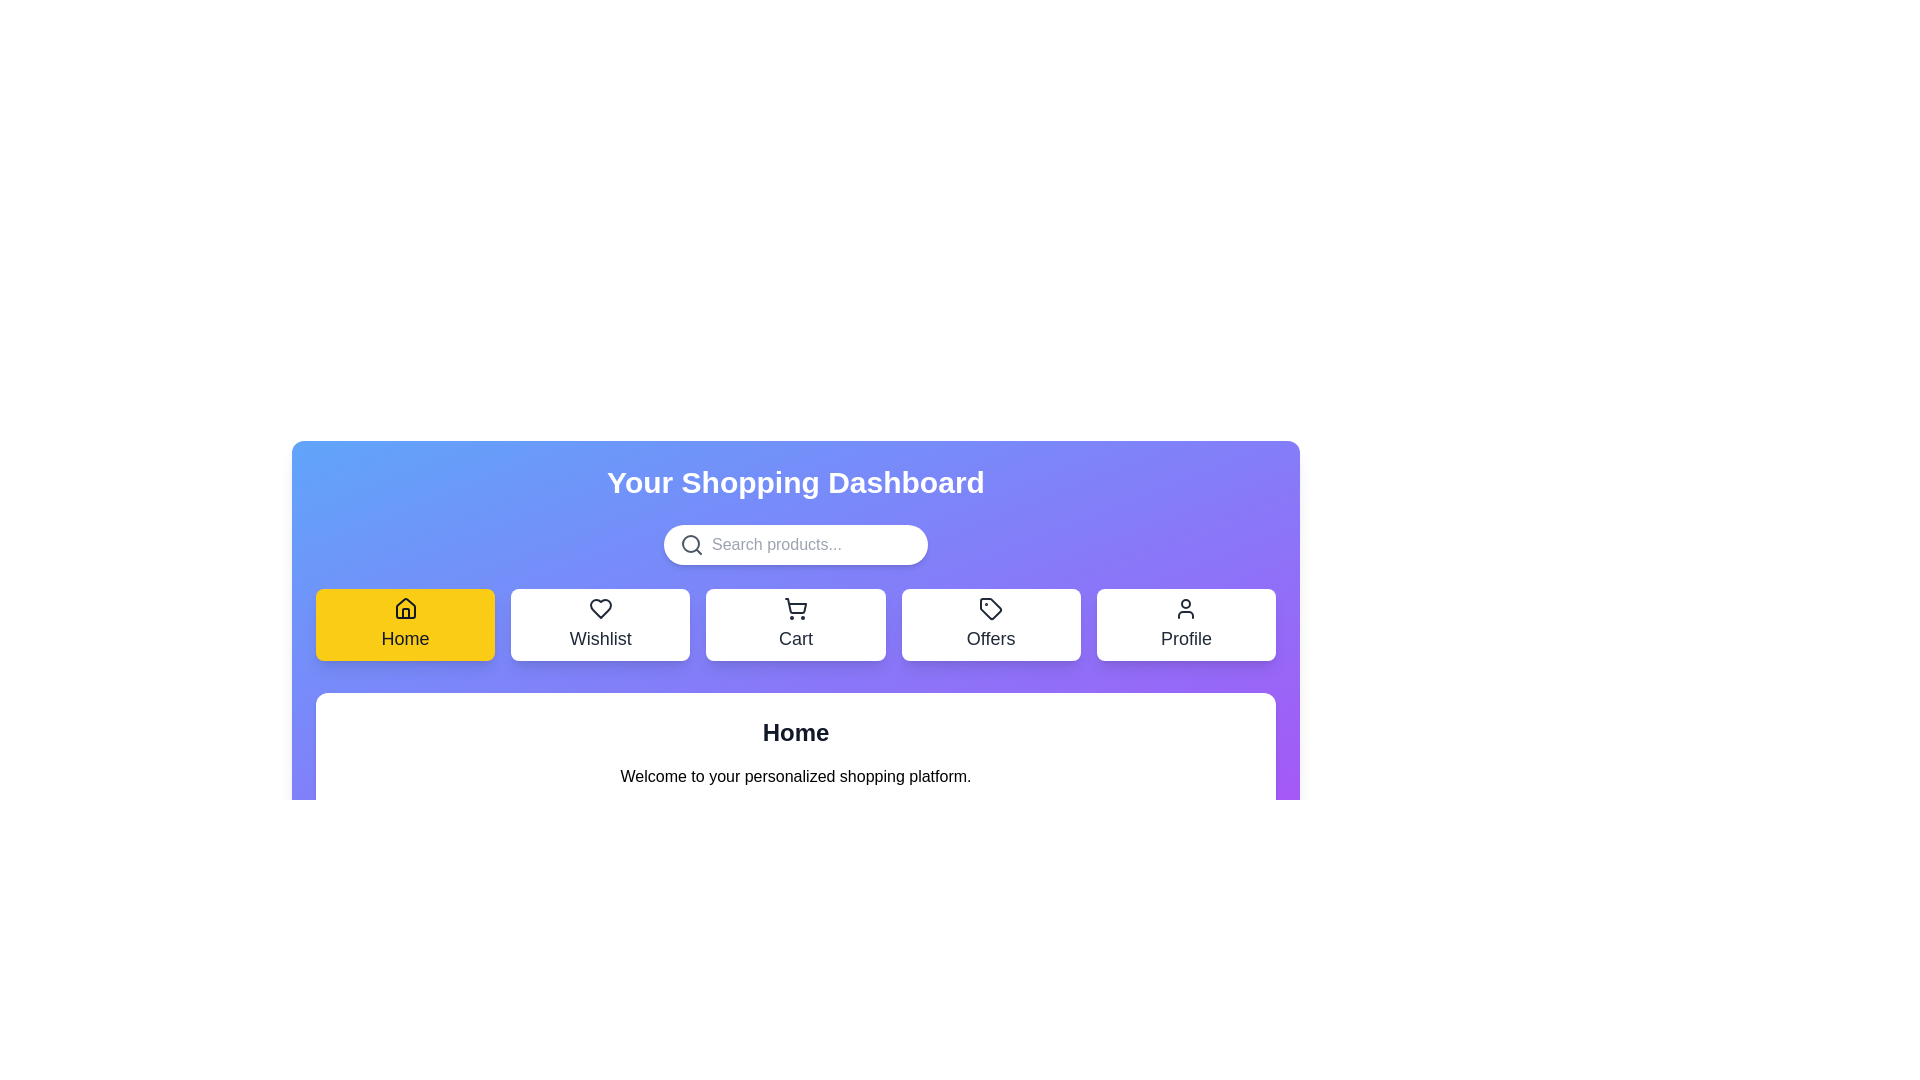 The height and width of the screenshot is (1080, 1920). I want to click on the user profile icon, which is a simple line drawing of a user's head and shoulders located within a rounded button labeled 'Profile' in the top-right segment of the navigation bar, so click(1186, 608).